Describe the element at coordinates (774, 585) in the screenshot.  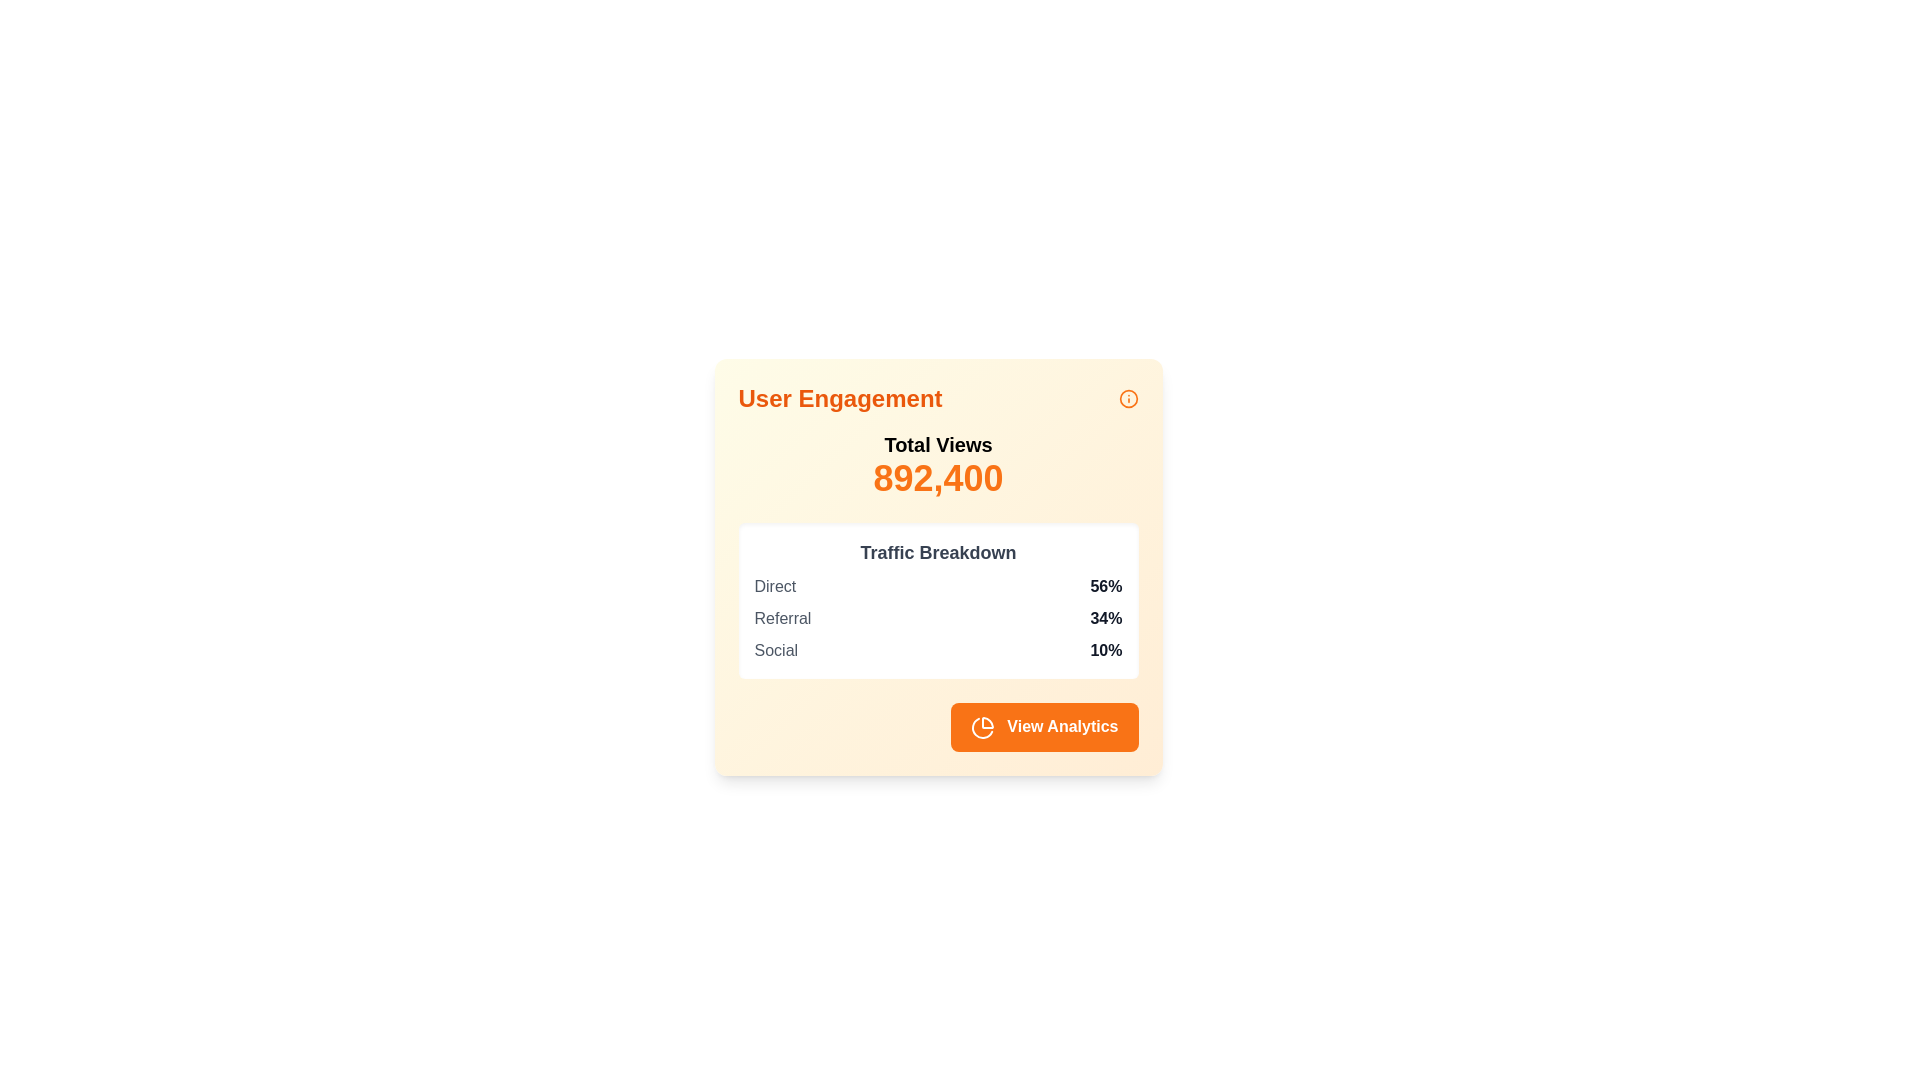
I see `the 'Direct' traffic source label in the Traffic Breakdown section of the card` at that location.